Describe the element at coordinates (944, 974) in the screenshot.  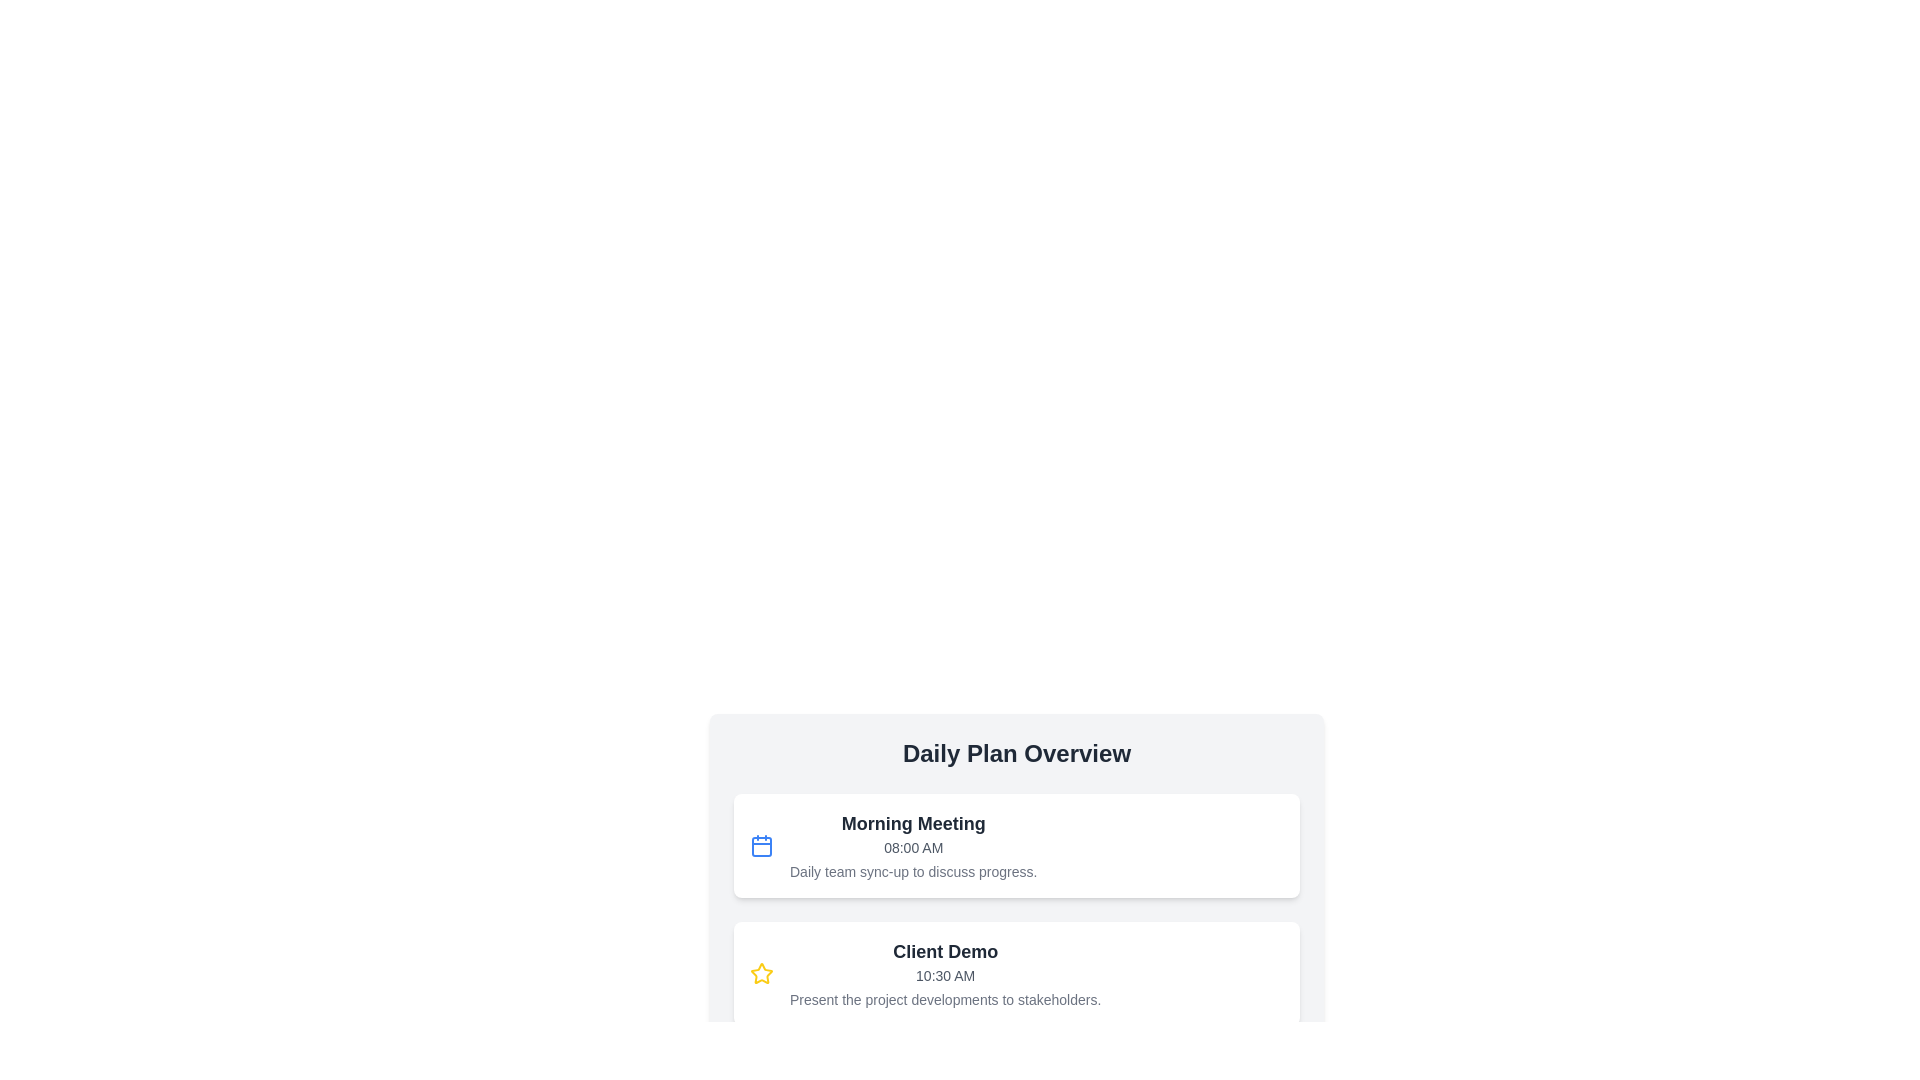
I see `the text label displaying '10:30 AM', which is in a smaller, light-gray font and positioned centrally below the title 'Client Demo'` at that location.